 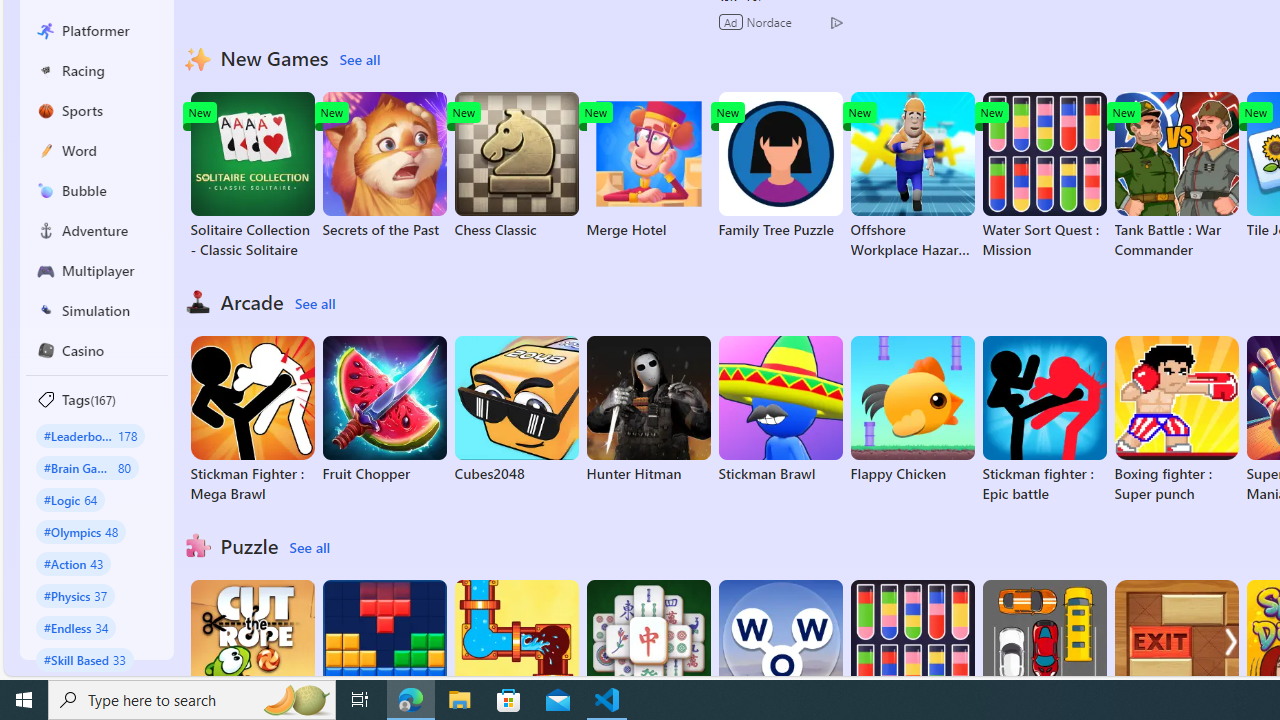 I want to click on 'Water Sort Quest : Mission', so click(x=1043, y=175).